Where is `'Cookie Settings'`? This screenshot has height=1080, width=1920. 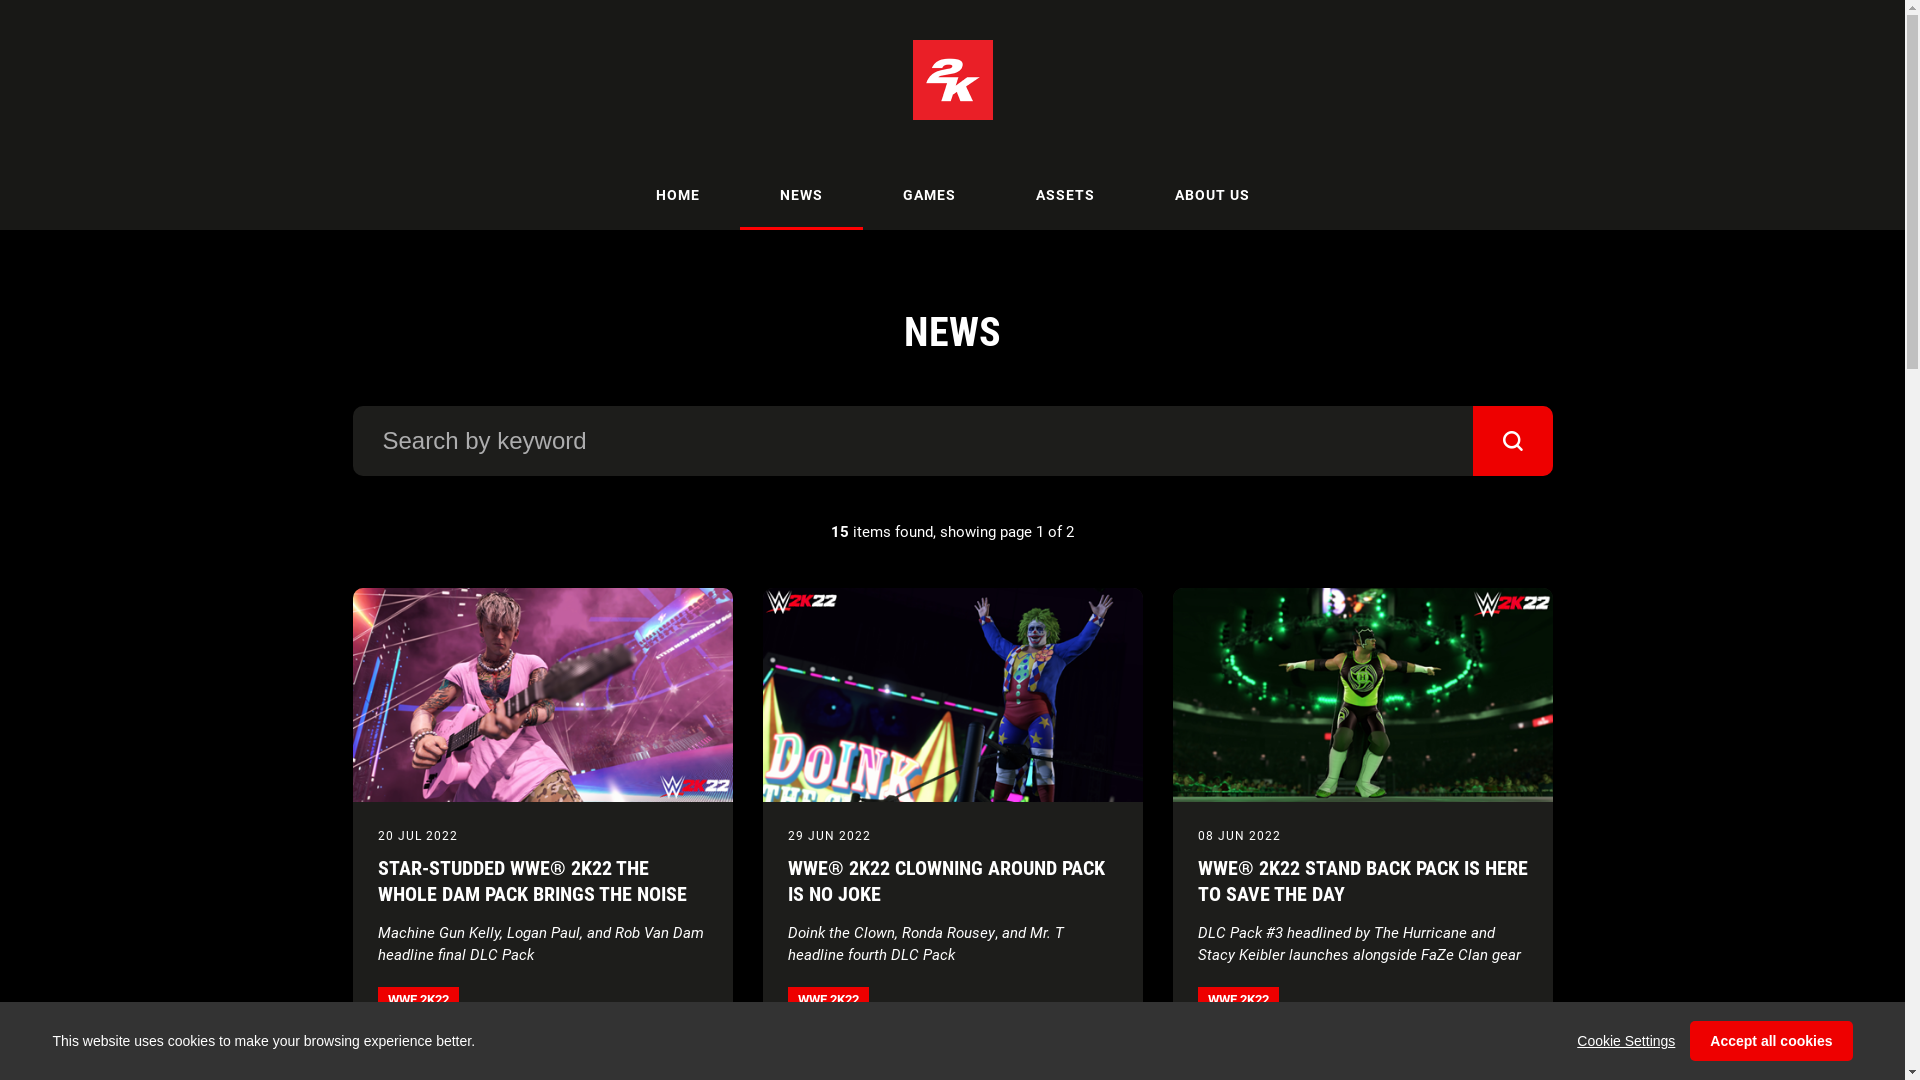
'Cookie Settings' is located at coordinates (1626, 1040).